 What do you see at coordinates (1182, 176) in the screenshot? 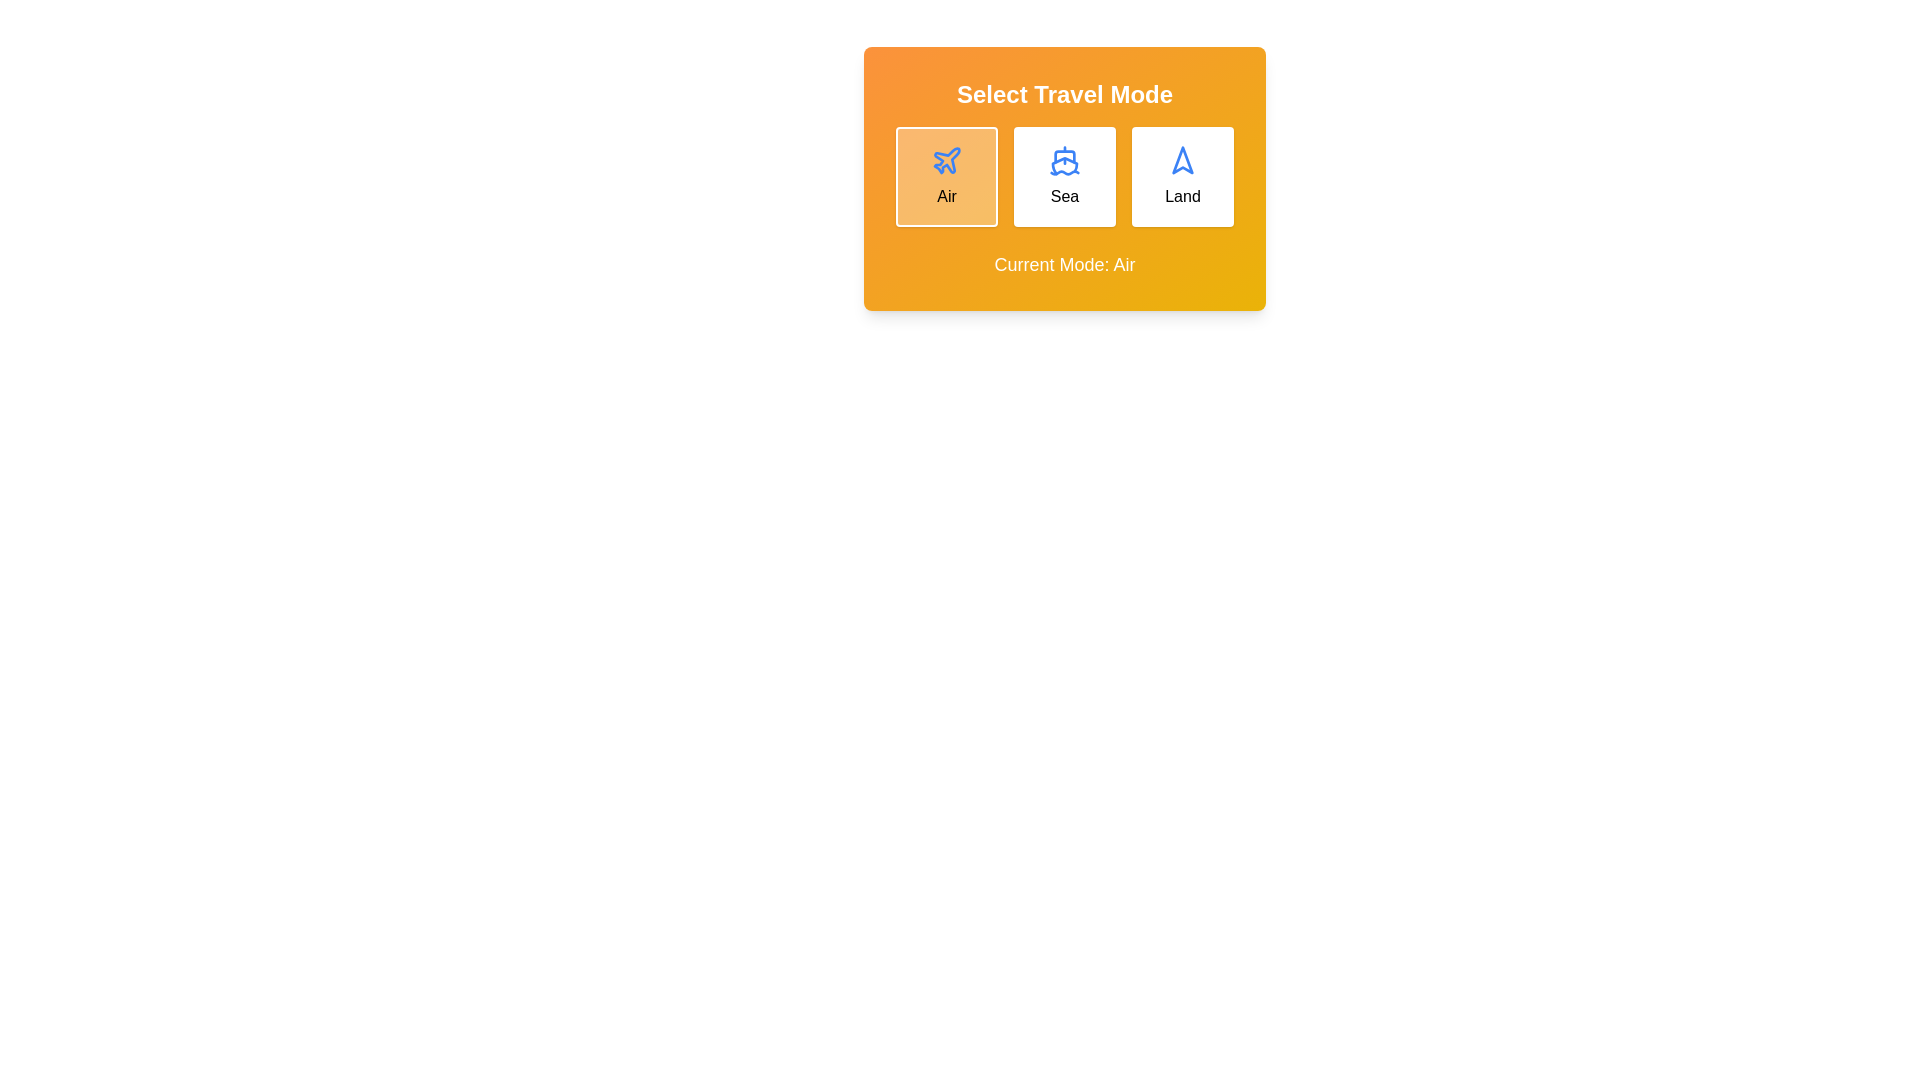
I see `the button corresponding to the travel mode Land` at bounding box center [1182, 176].